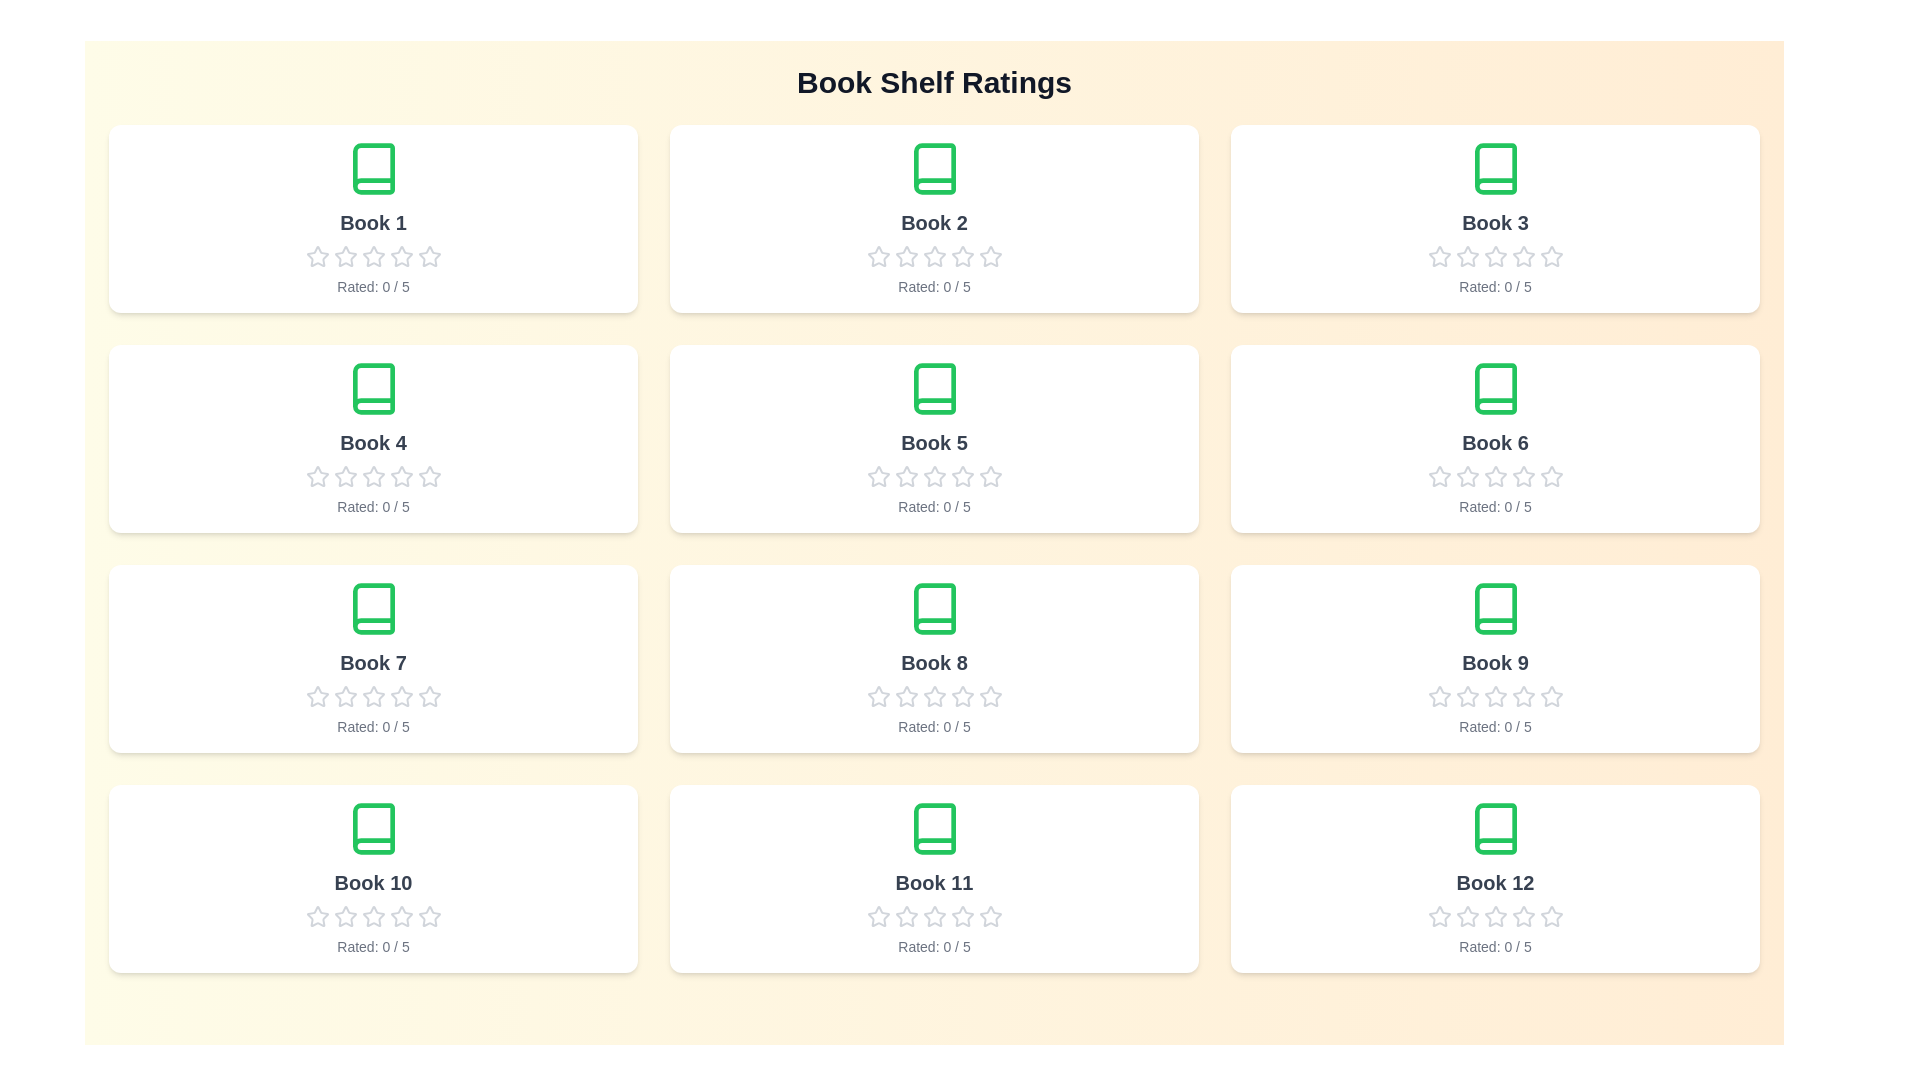 This screenshot has width=1920, height=1080. What do you see at coordinates (373, 168) in the screenshot?
I see `the book icon for Book 1 to trigger visual feedback` at bounding box center [373, 168].